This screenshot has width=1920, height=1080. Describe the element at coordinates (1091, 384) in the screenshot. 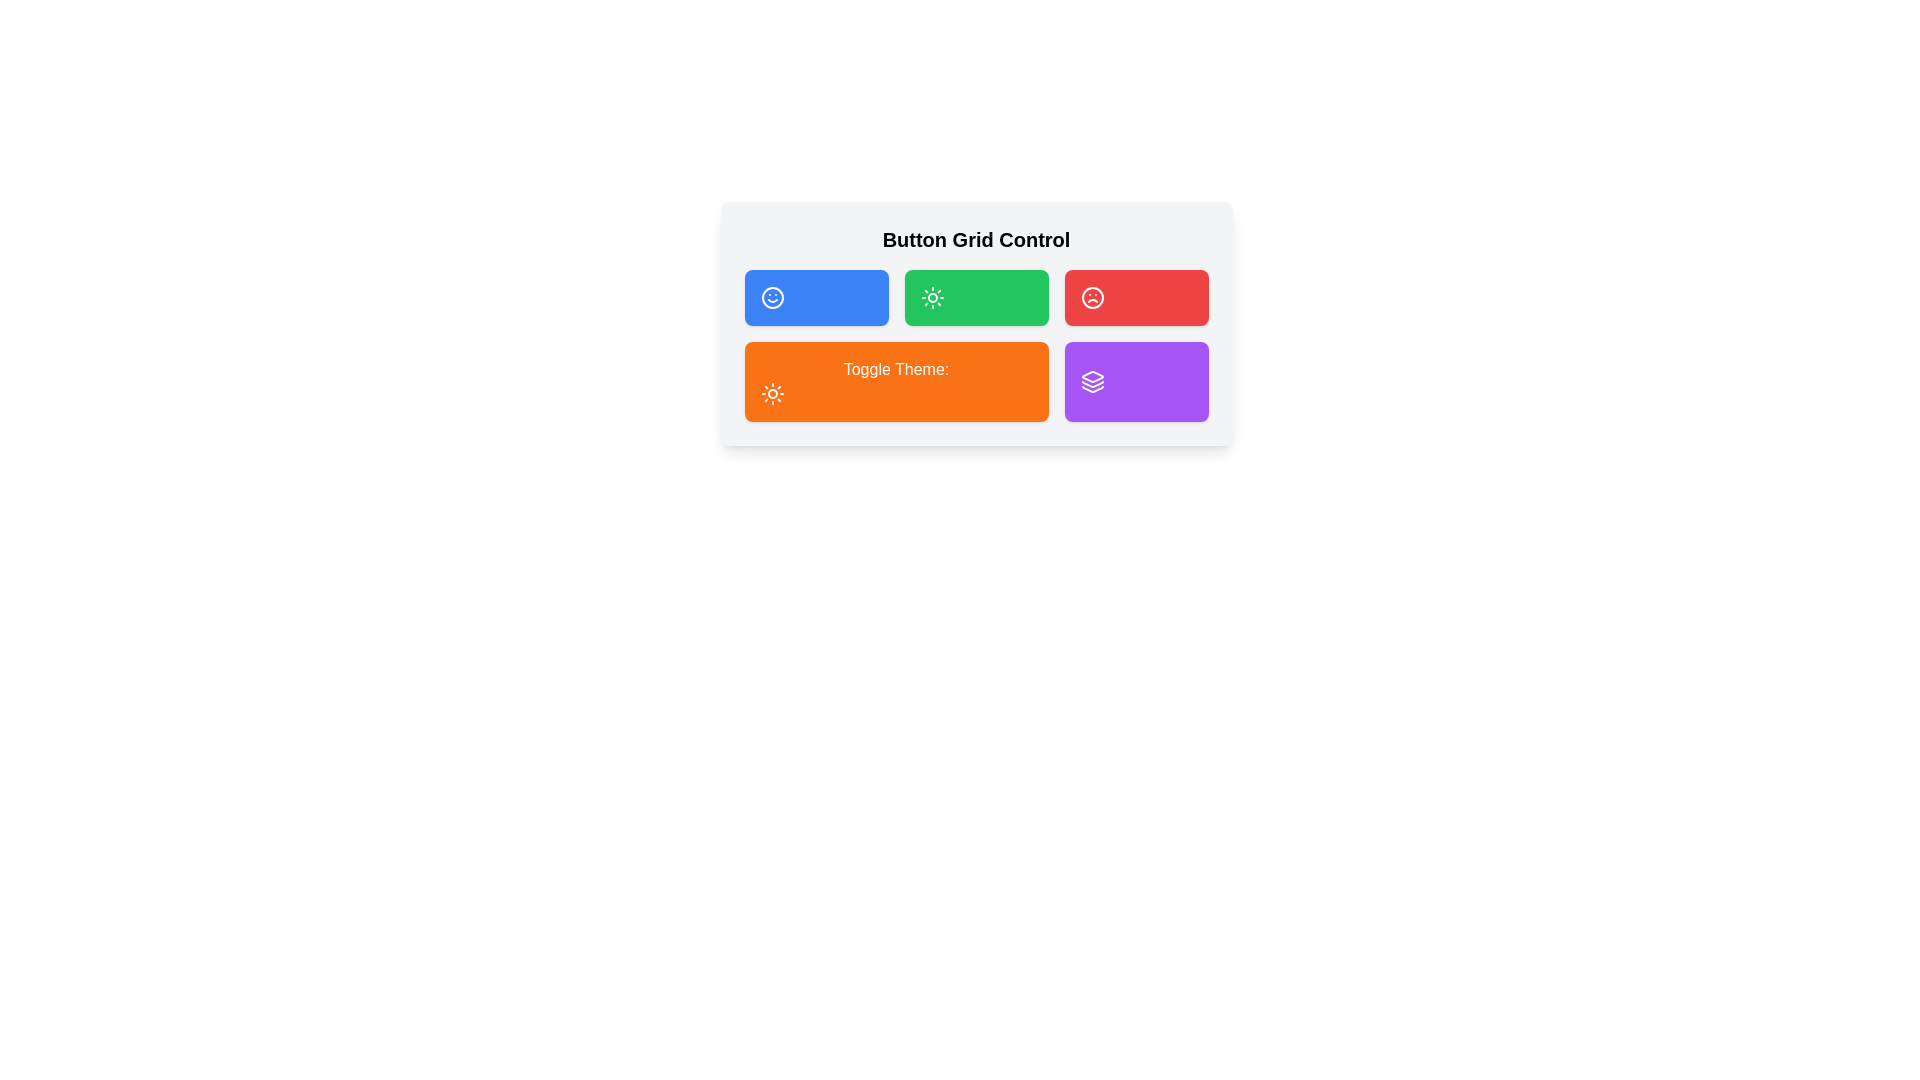

I see `the purple-colored square button containing a layered stripe pattern icon located at the bottom-right of the grid` at that location.